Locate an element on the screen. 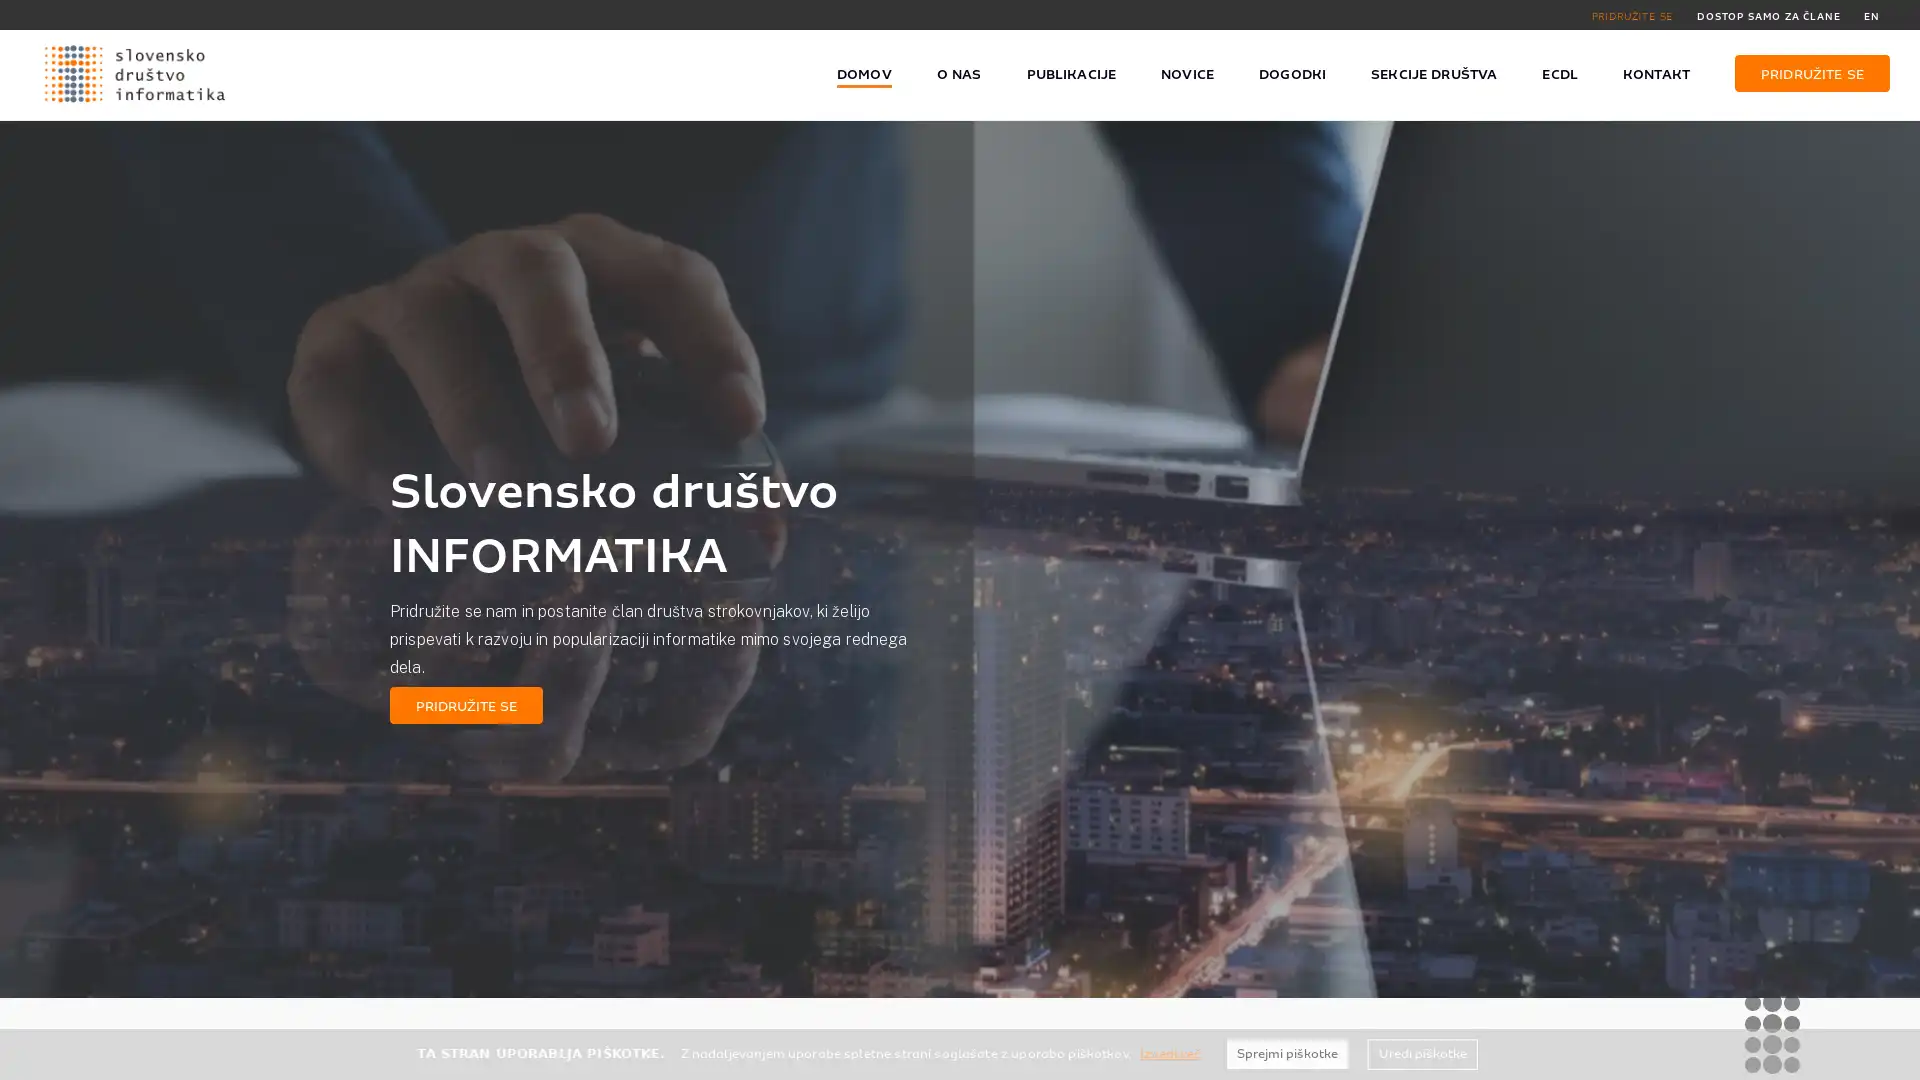 The height and width of the screenshot is (1080, 1920). Uredi piskotke is located at coordinates (1420, 1053).